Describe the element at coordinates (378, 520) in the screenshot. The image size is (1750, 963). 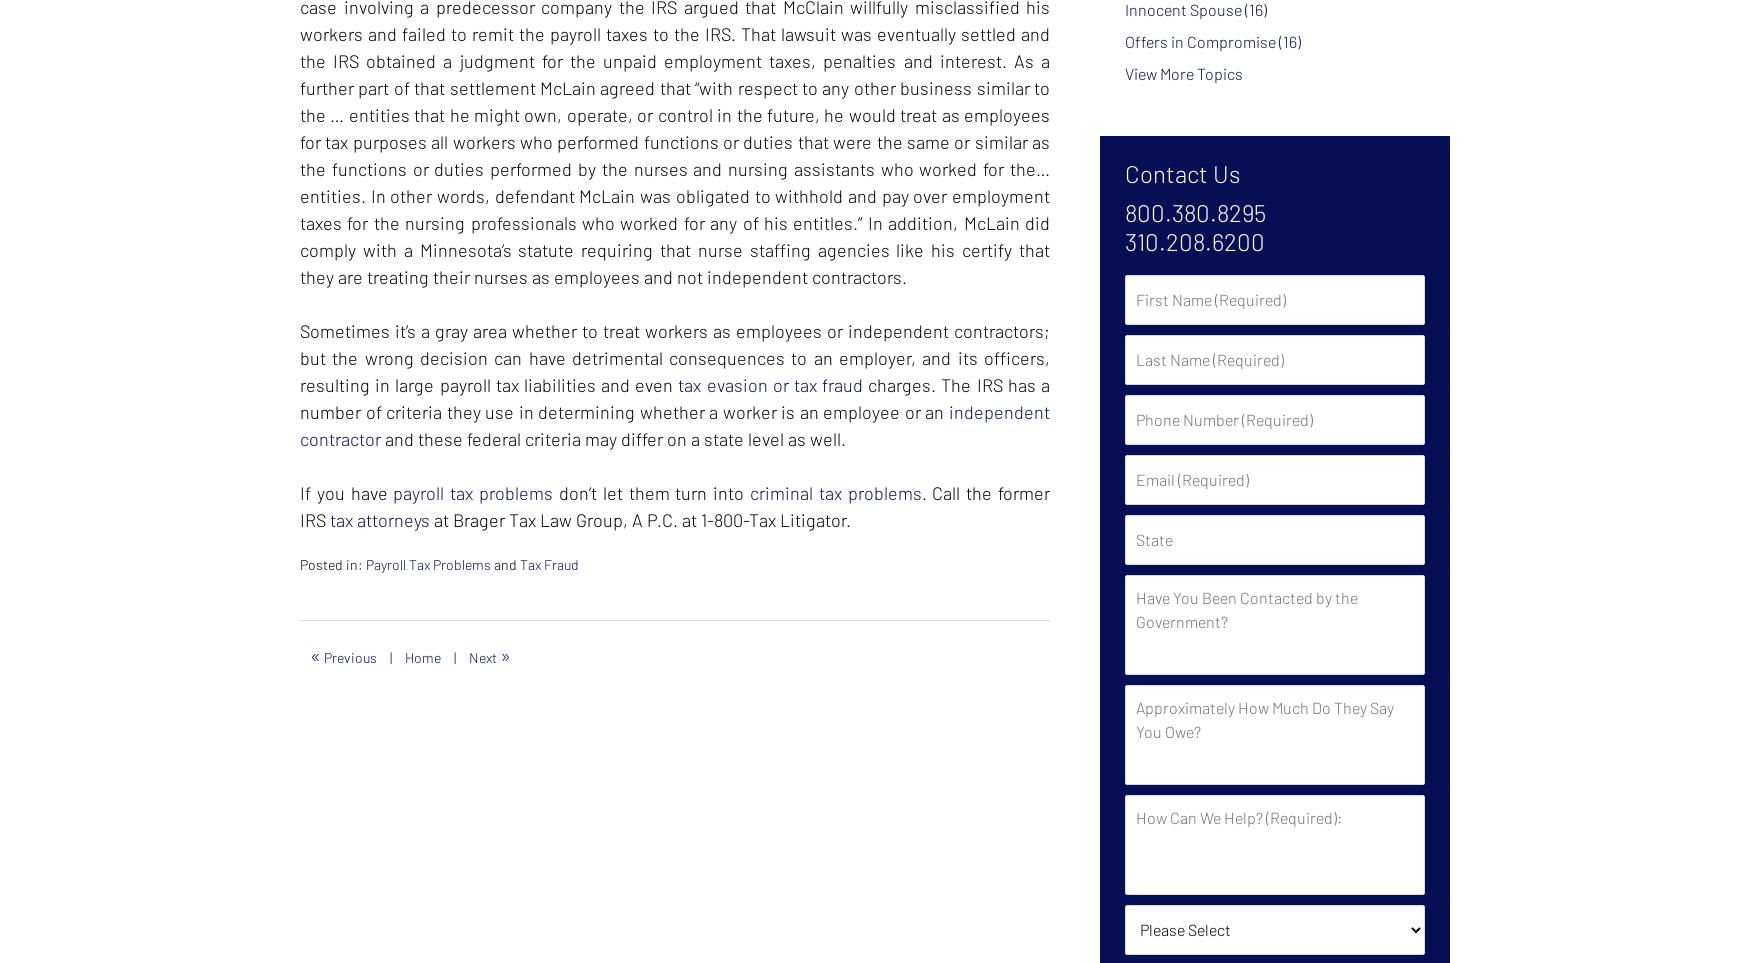
I see `'tax attorneys'` at that location.